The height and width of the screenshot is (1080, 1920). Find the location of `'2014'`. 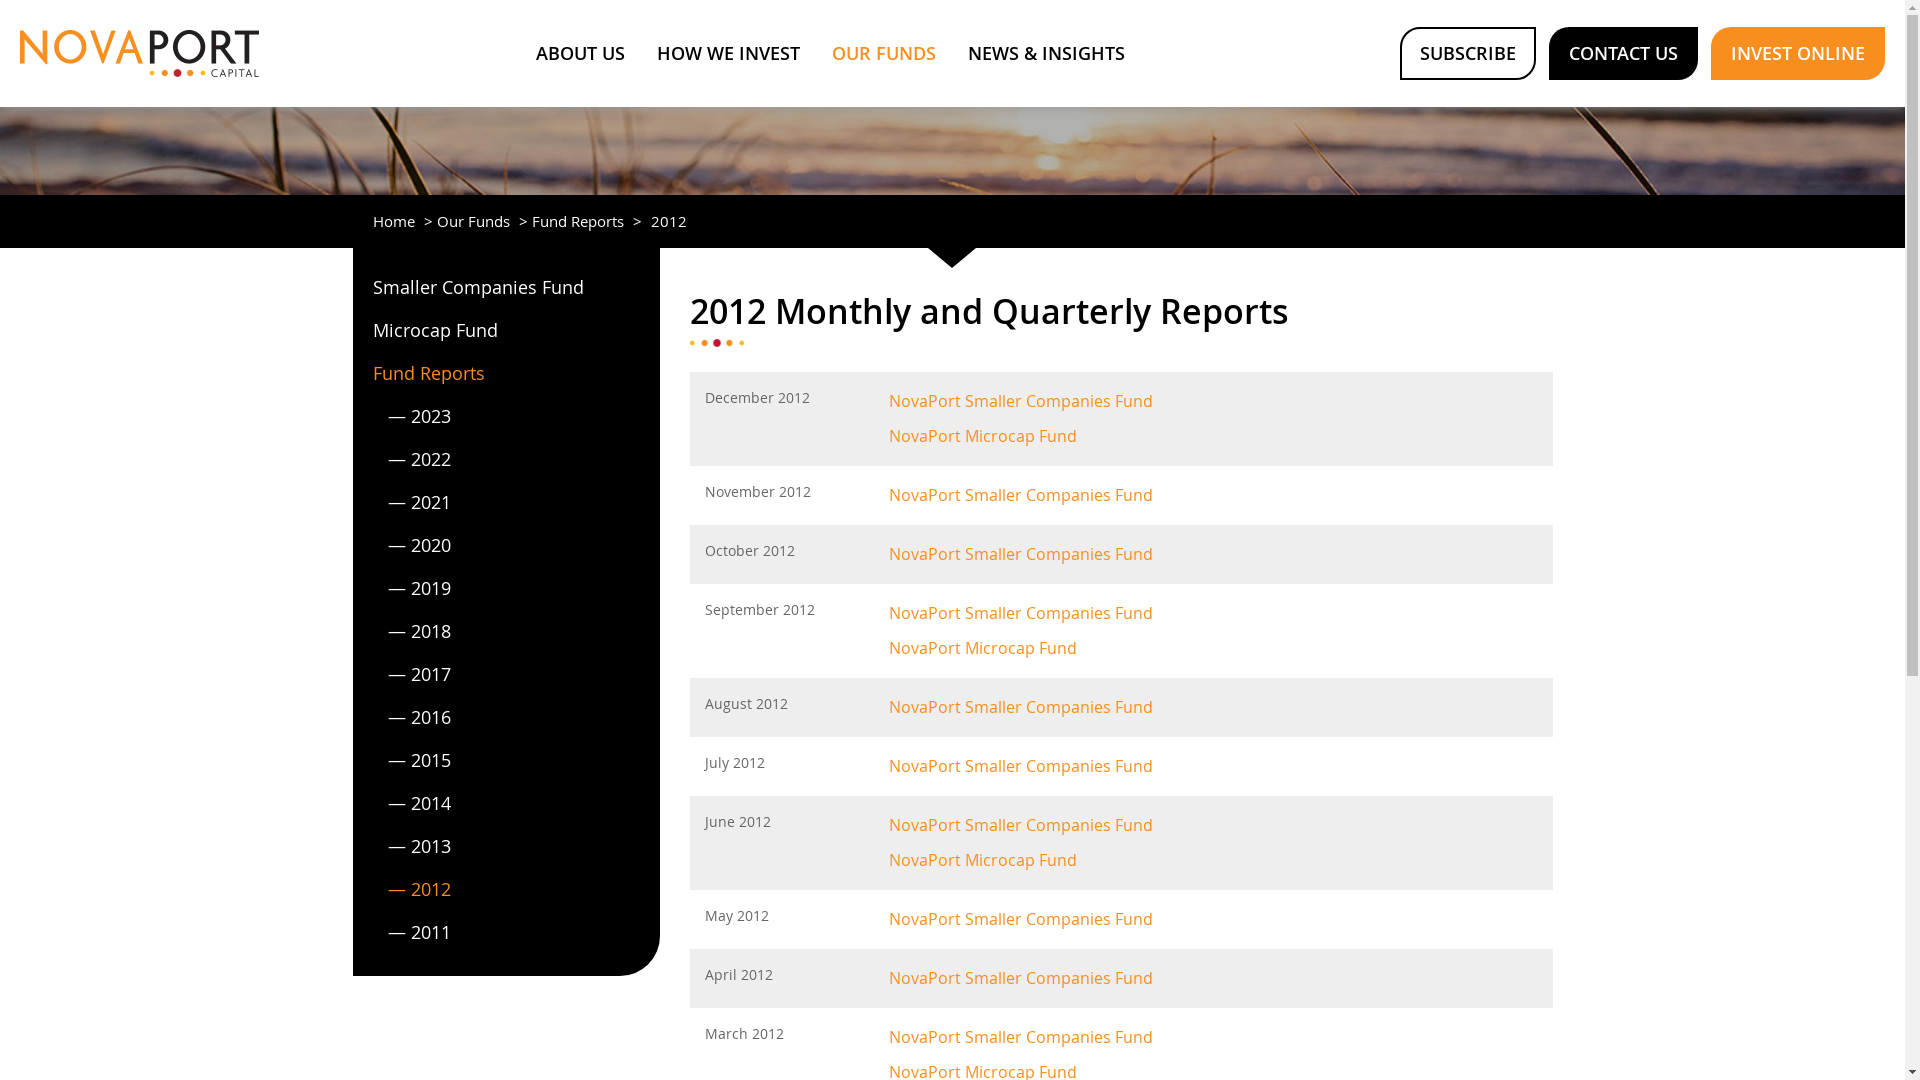

'2014' is located at coordinates (372, 794).